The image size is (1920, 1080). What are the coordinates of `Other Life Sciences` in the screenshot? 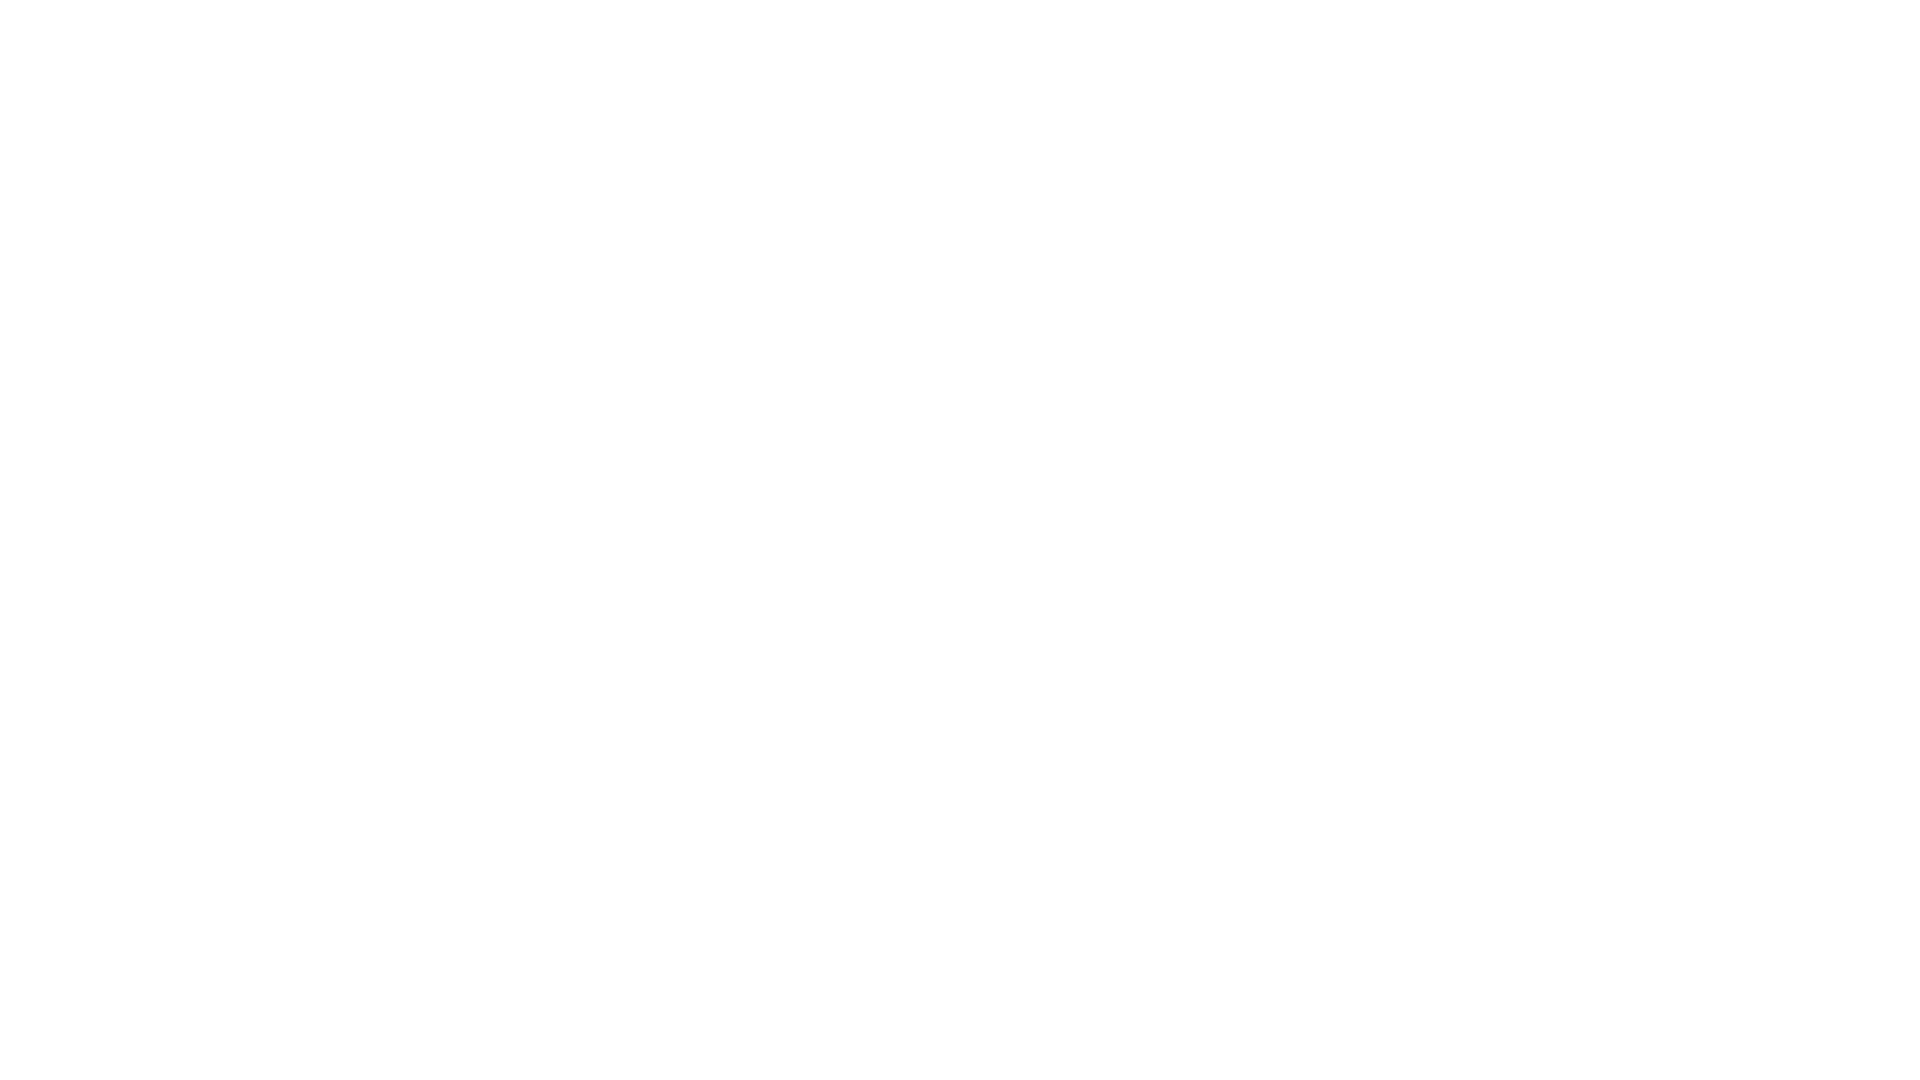 It's located at (896, 677).